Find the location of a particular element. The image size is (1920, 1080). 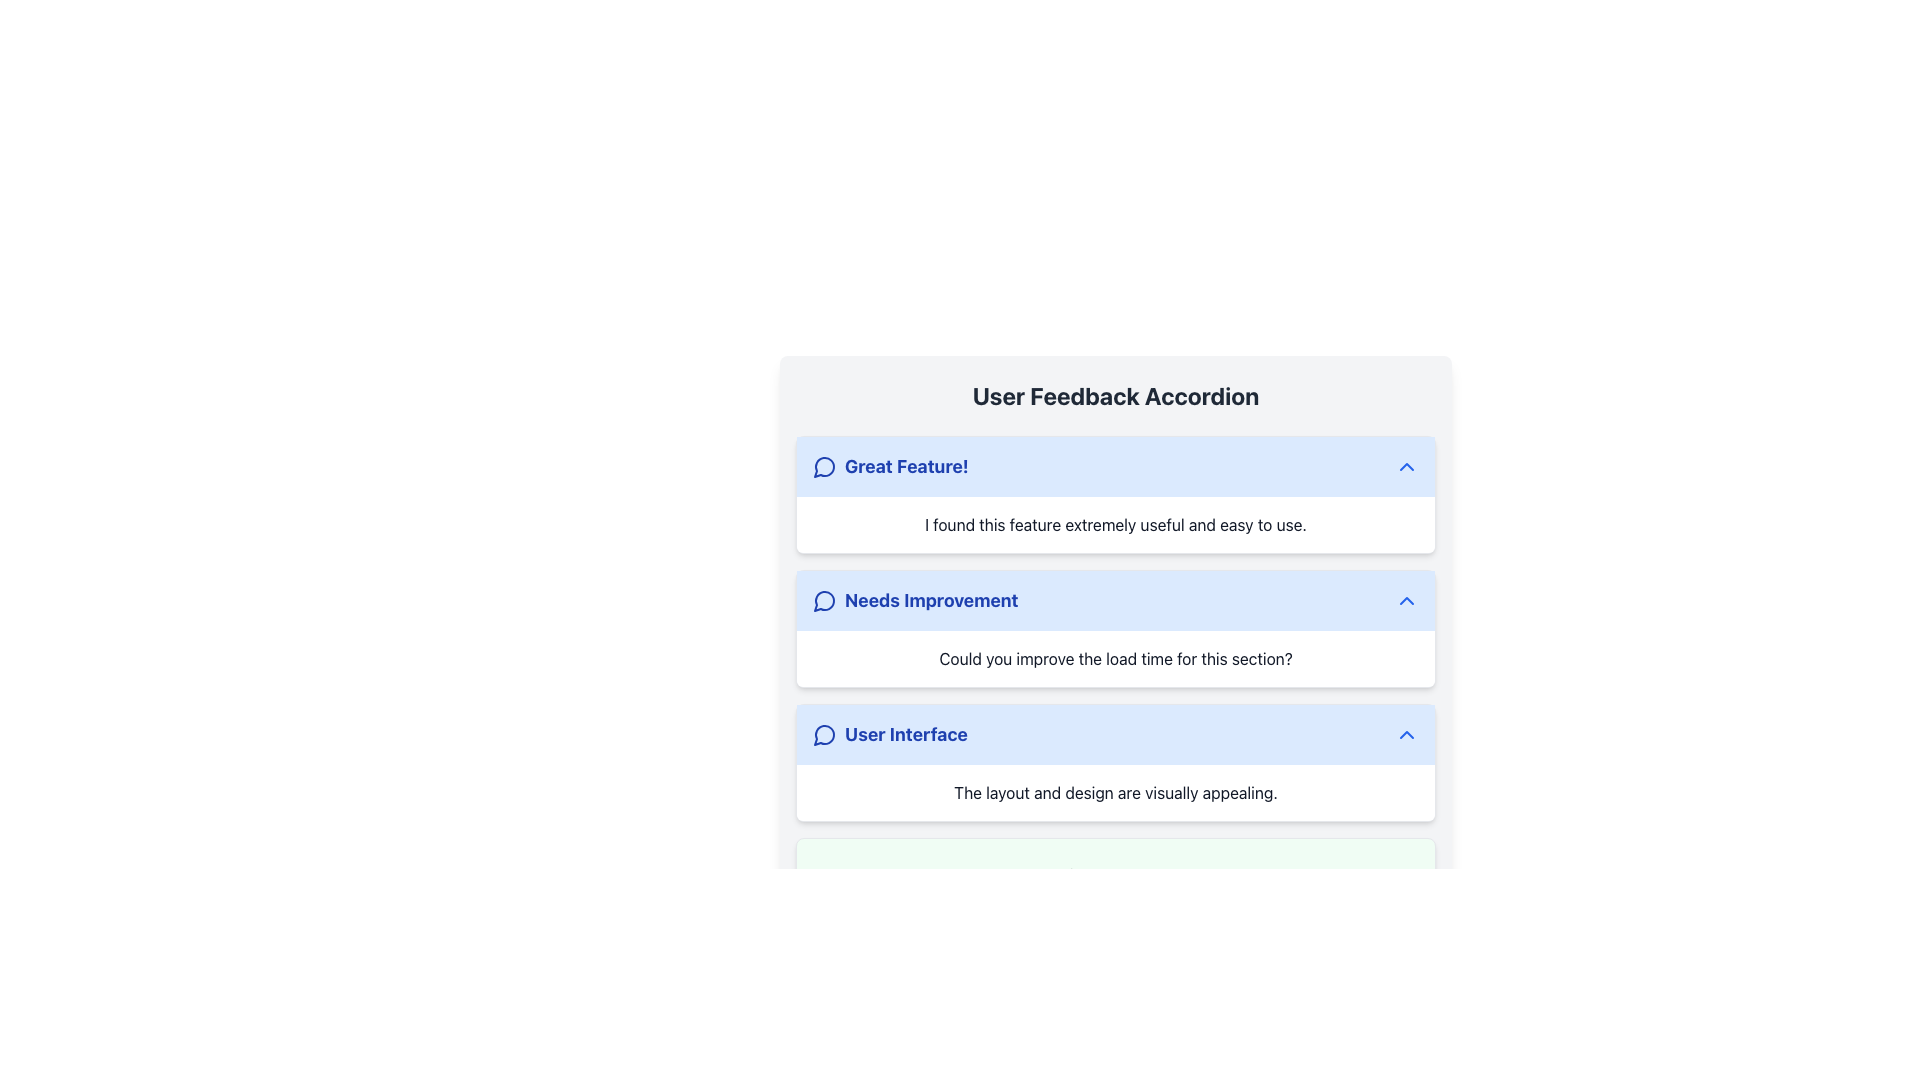

the chevron-up icon located at the far right of the 'Great Feature!' section is located at coordinates (1405, 466).